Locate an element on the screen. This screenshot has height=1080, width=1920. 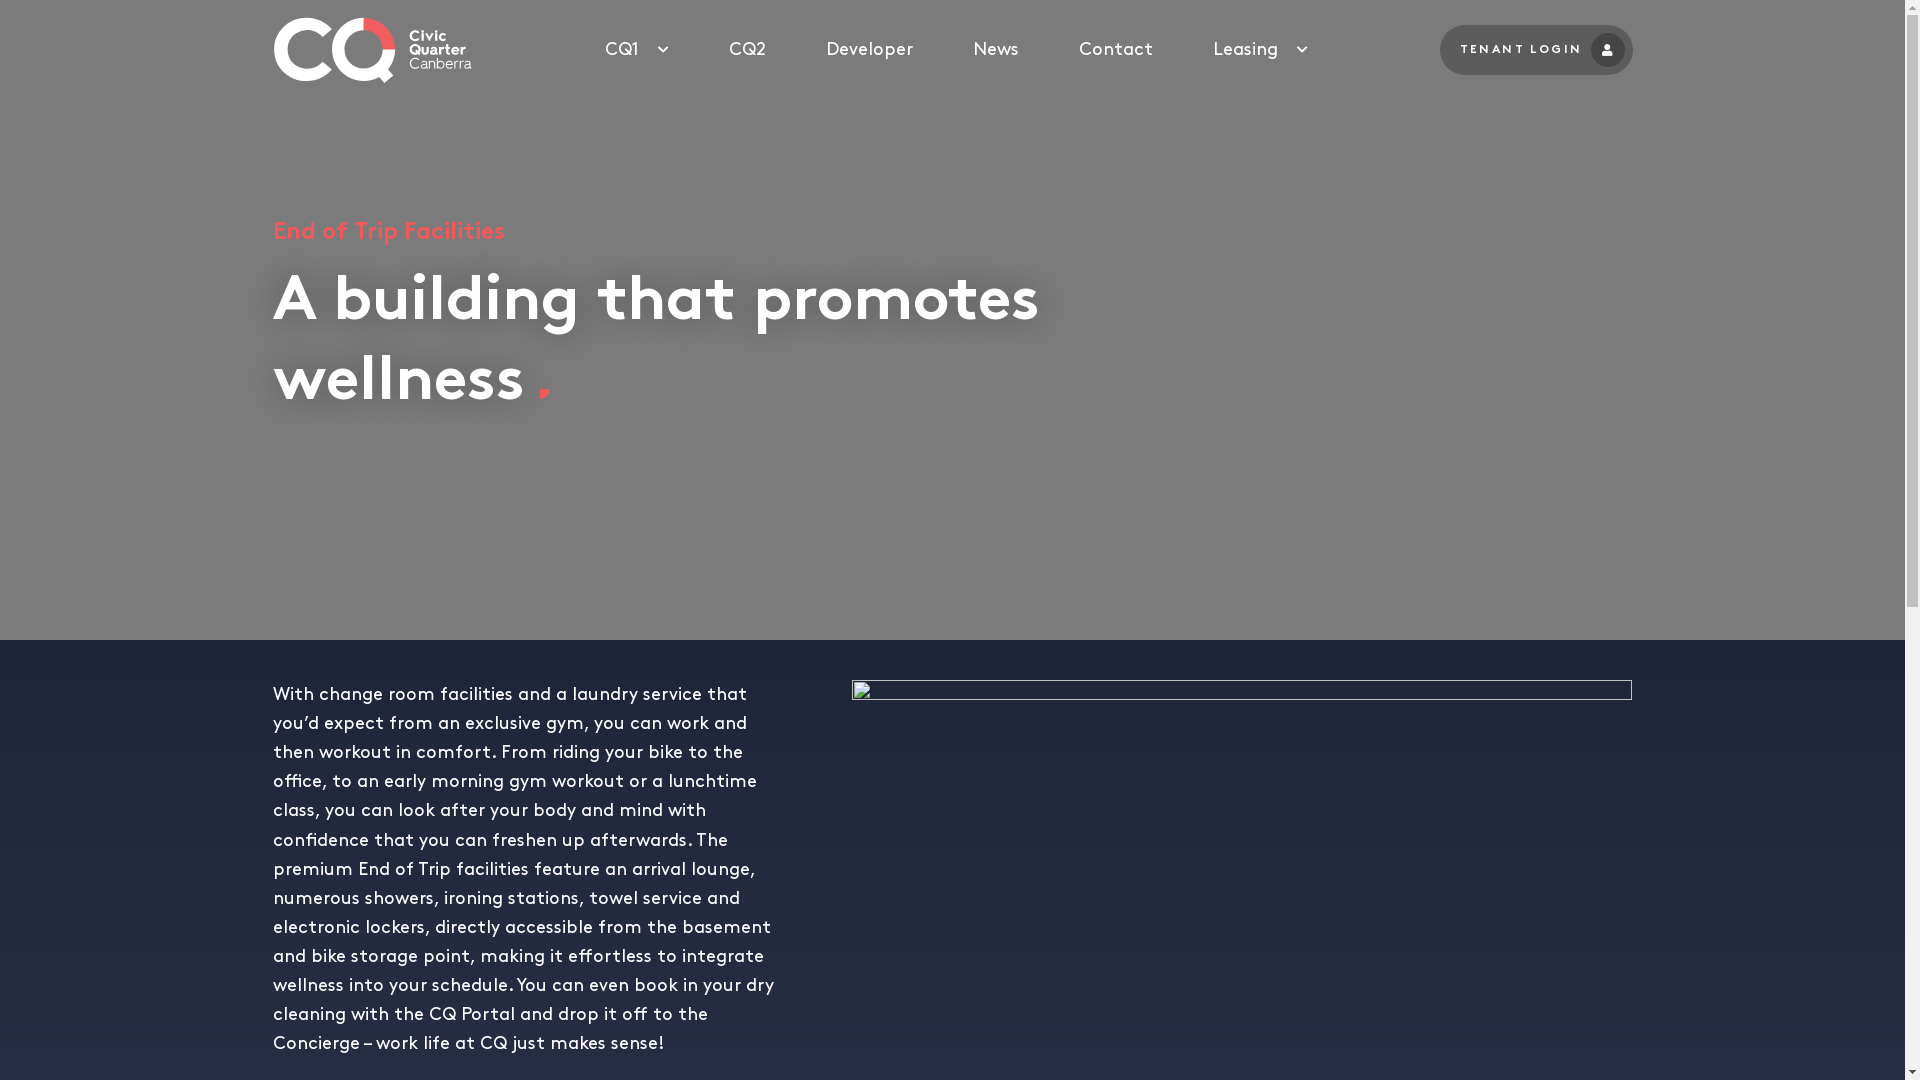
'CQ2' is located at coordinates (746, 49).